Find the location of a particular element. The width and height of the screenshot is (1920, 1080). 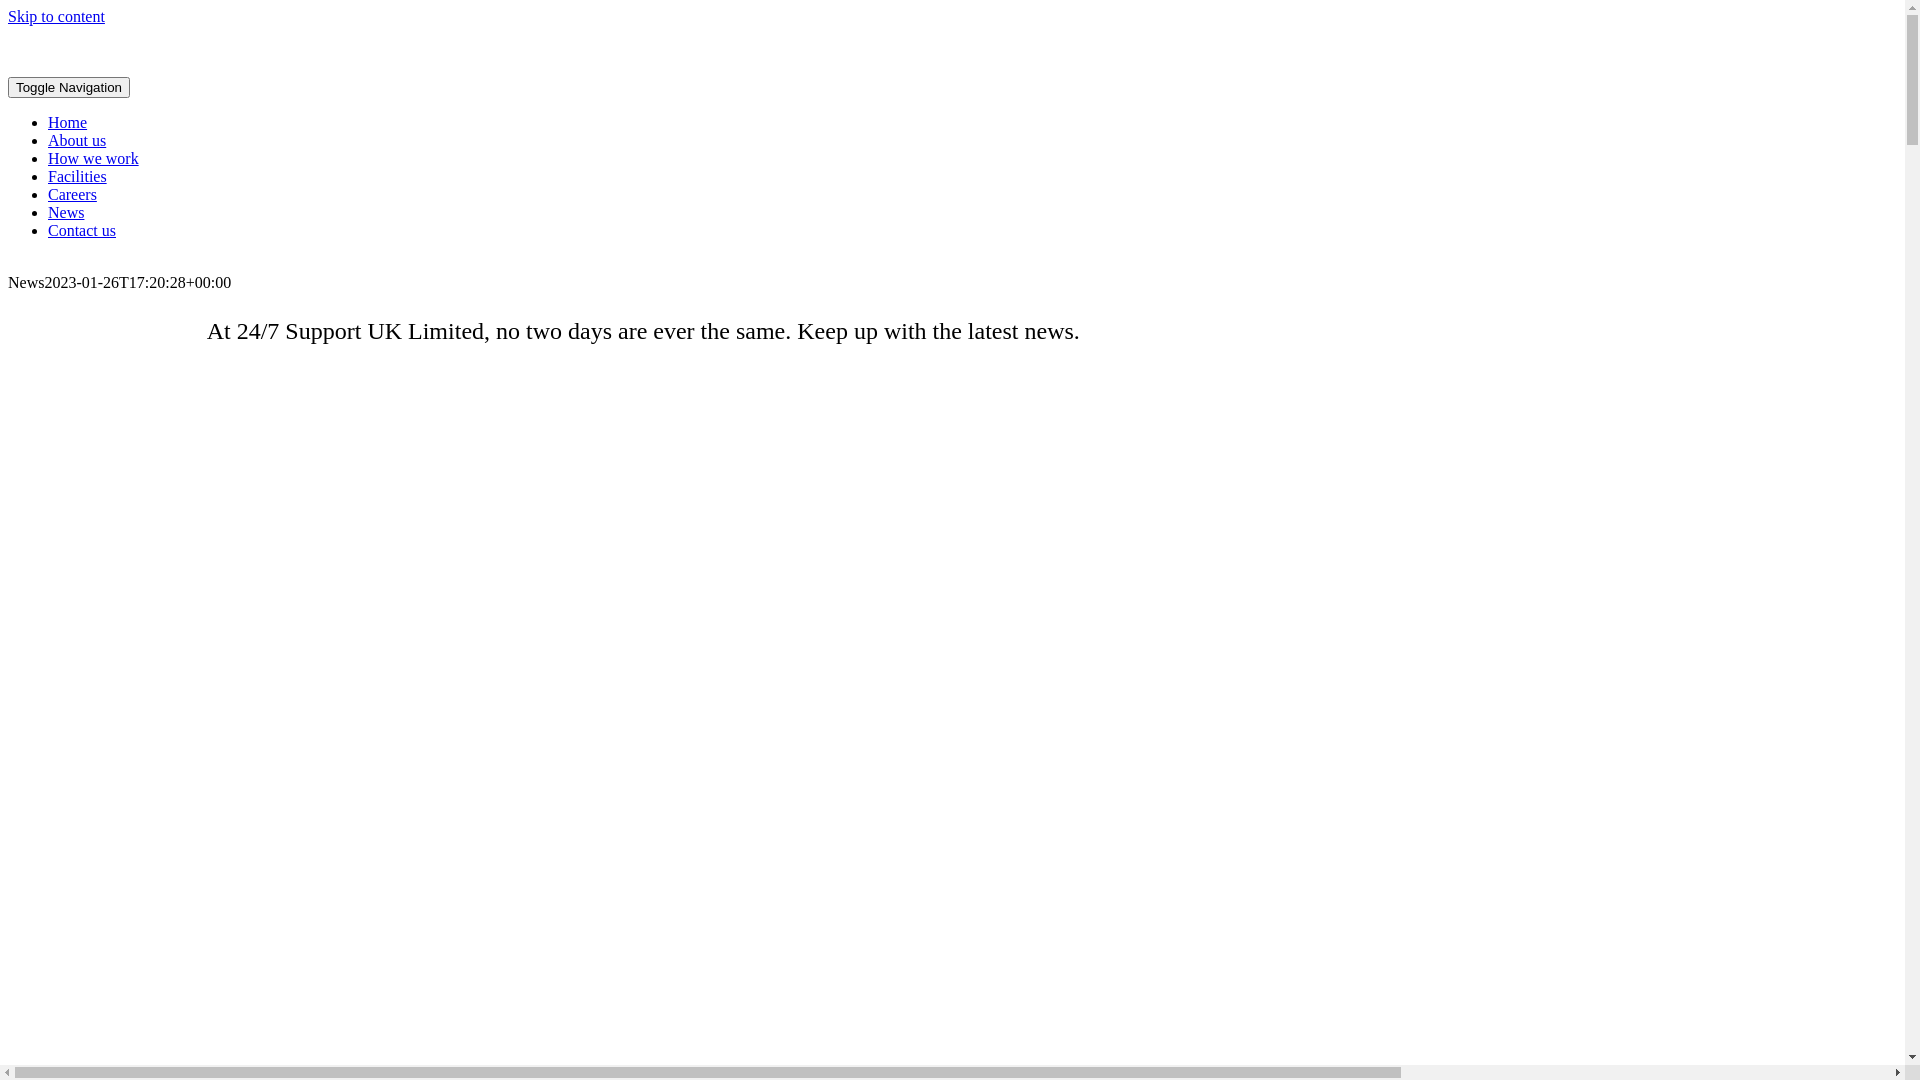

'News' is located at coordinates (48, 212).